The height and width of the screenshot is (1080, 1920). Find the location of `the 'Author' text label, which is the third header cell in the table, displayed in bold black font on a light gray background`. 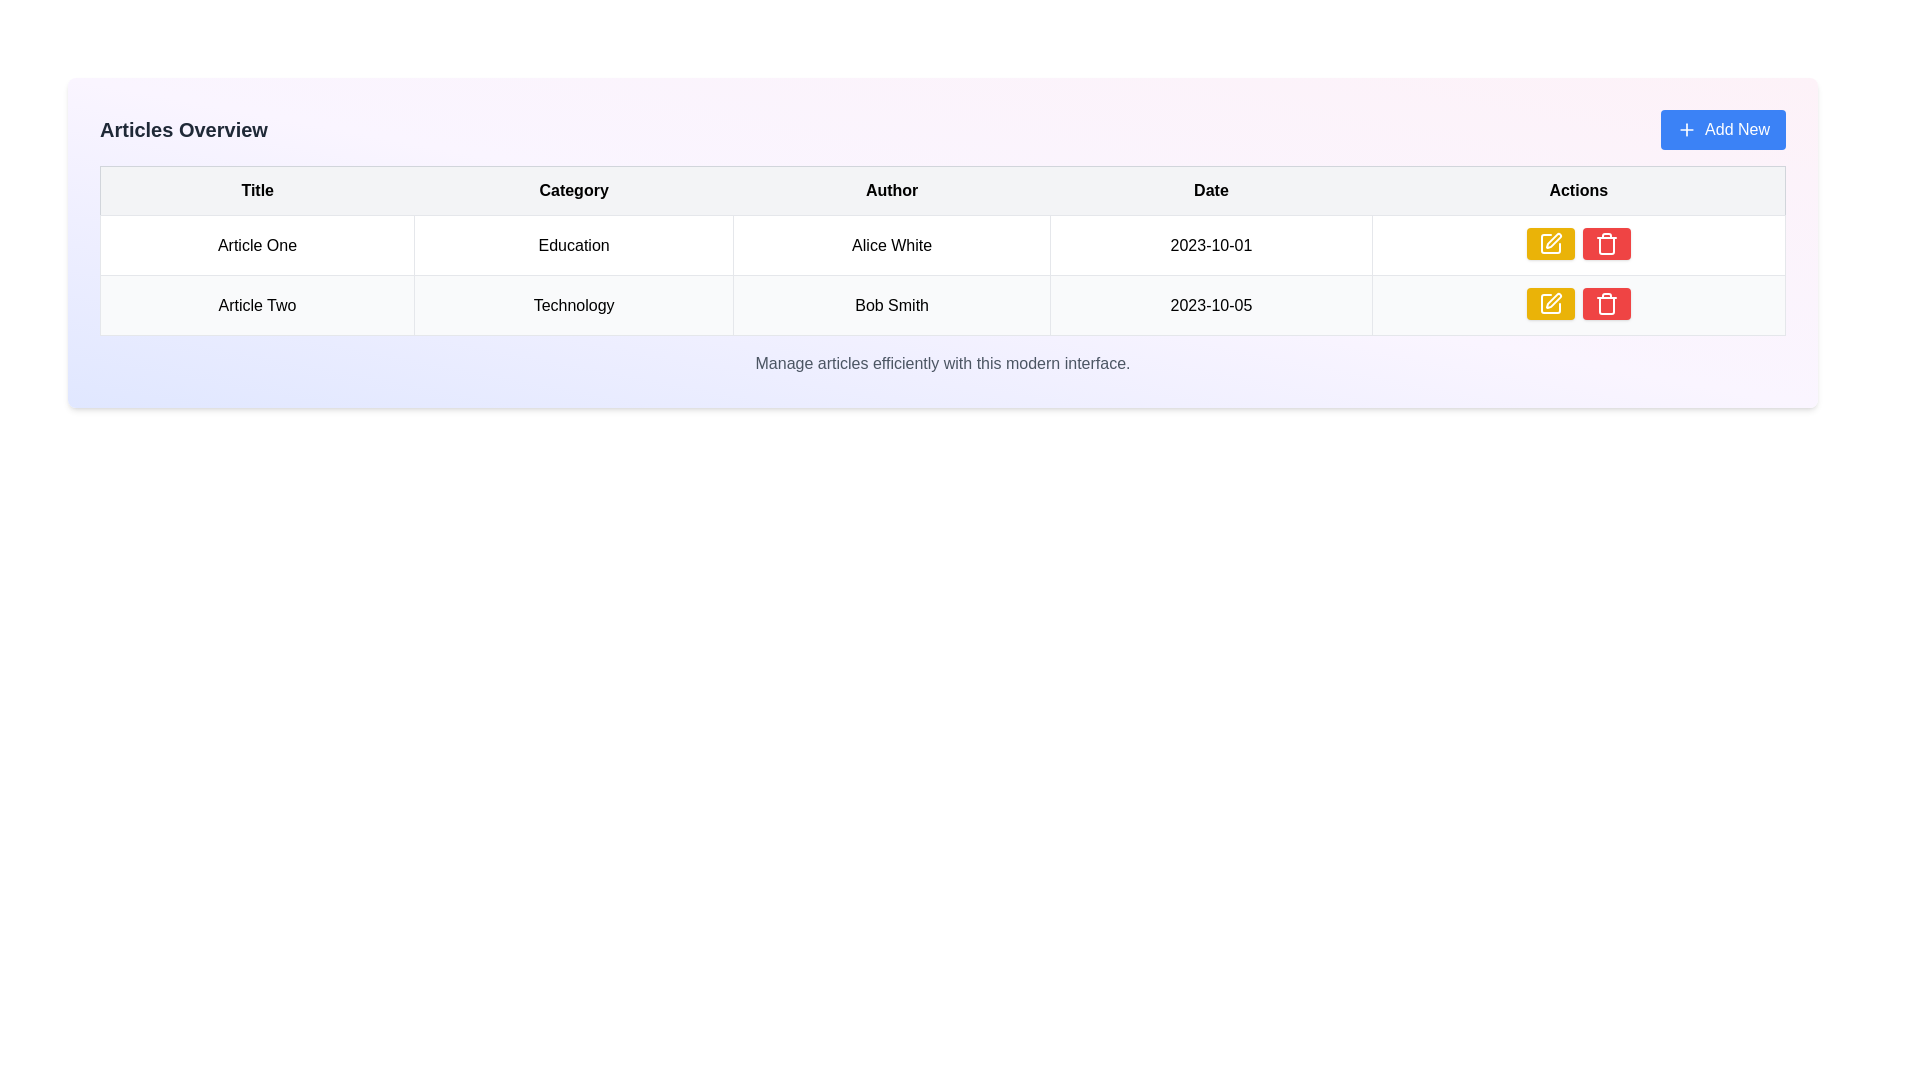

the 'Author' text label, which is the third header cell in the table, displayed in bold black font on a light gray background is located at coordinates (891, 191).